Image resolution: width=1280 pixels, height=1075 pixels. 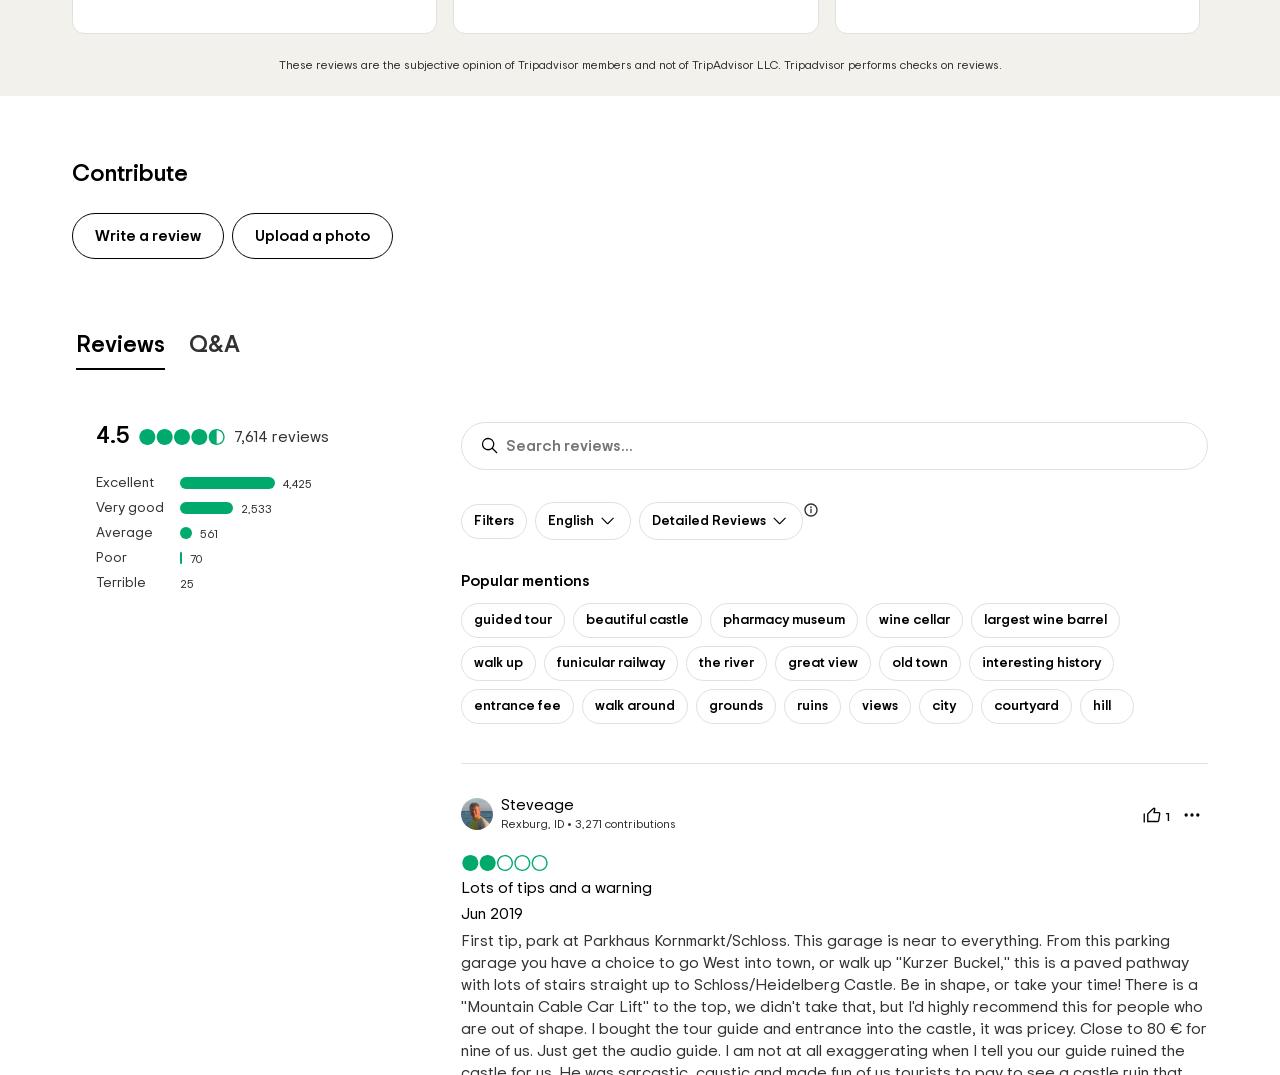 What do you see at coordinates (588, 748) in the screenshot?
I see `'schloss'` at bounding box center [588, 748].